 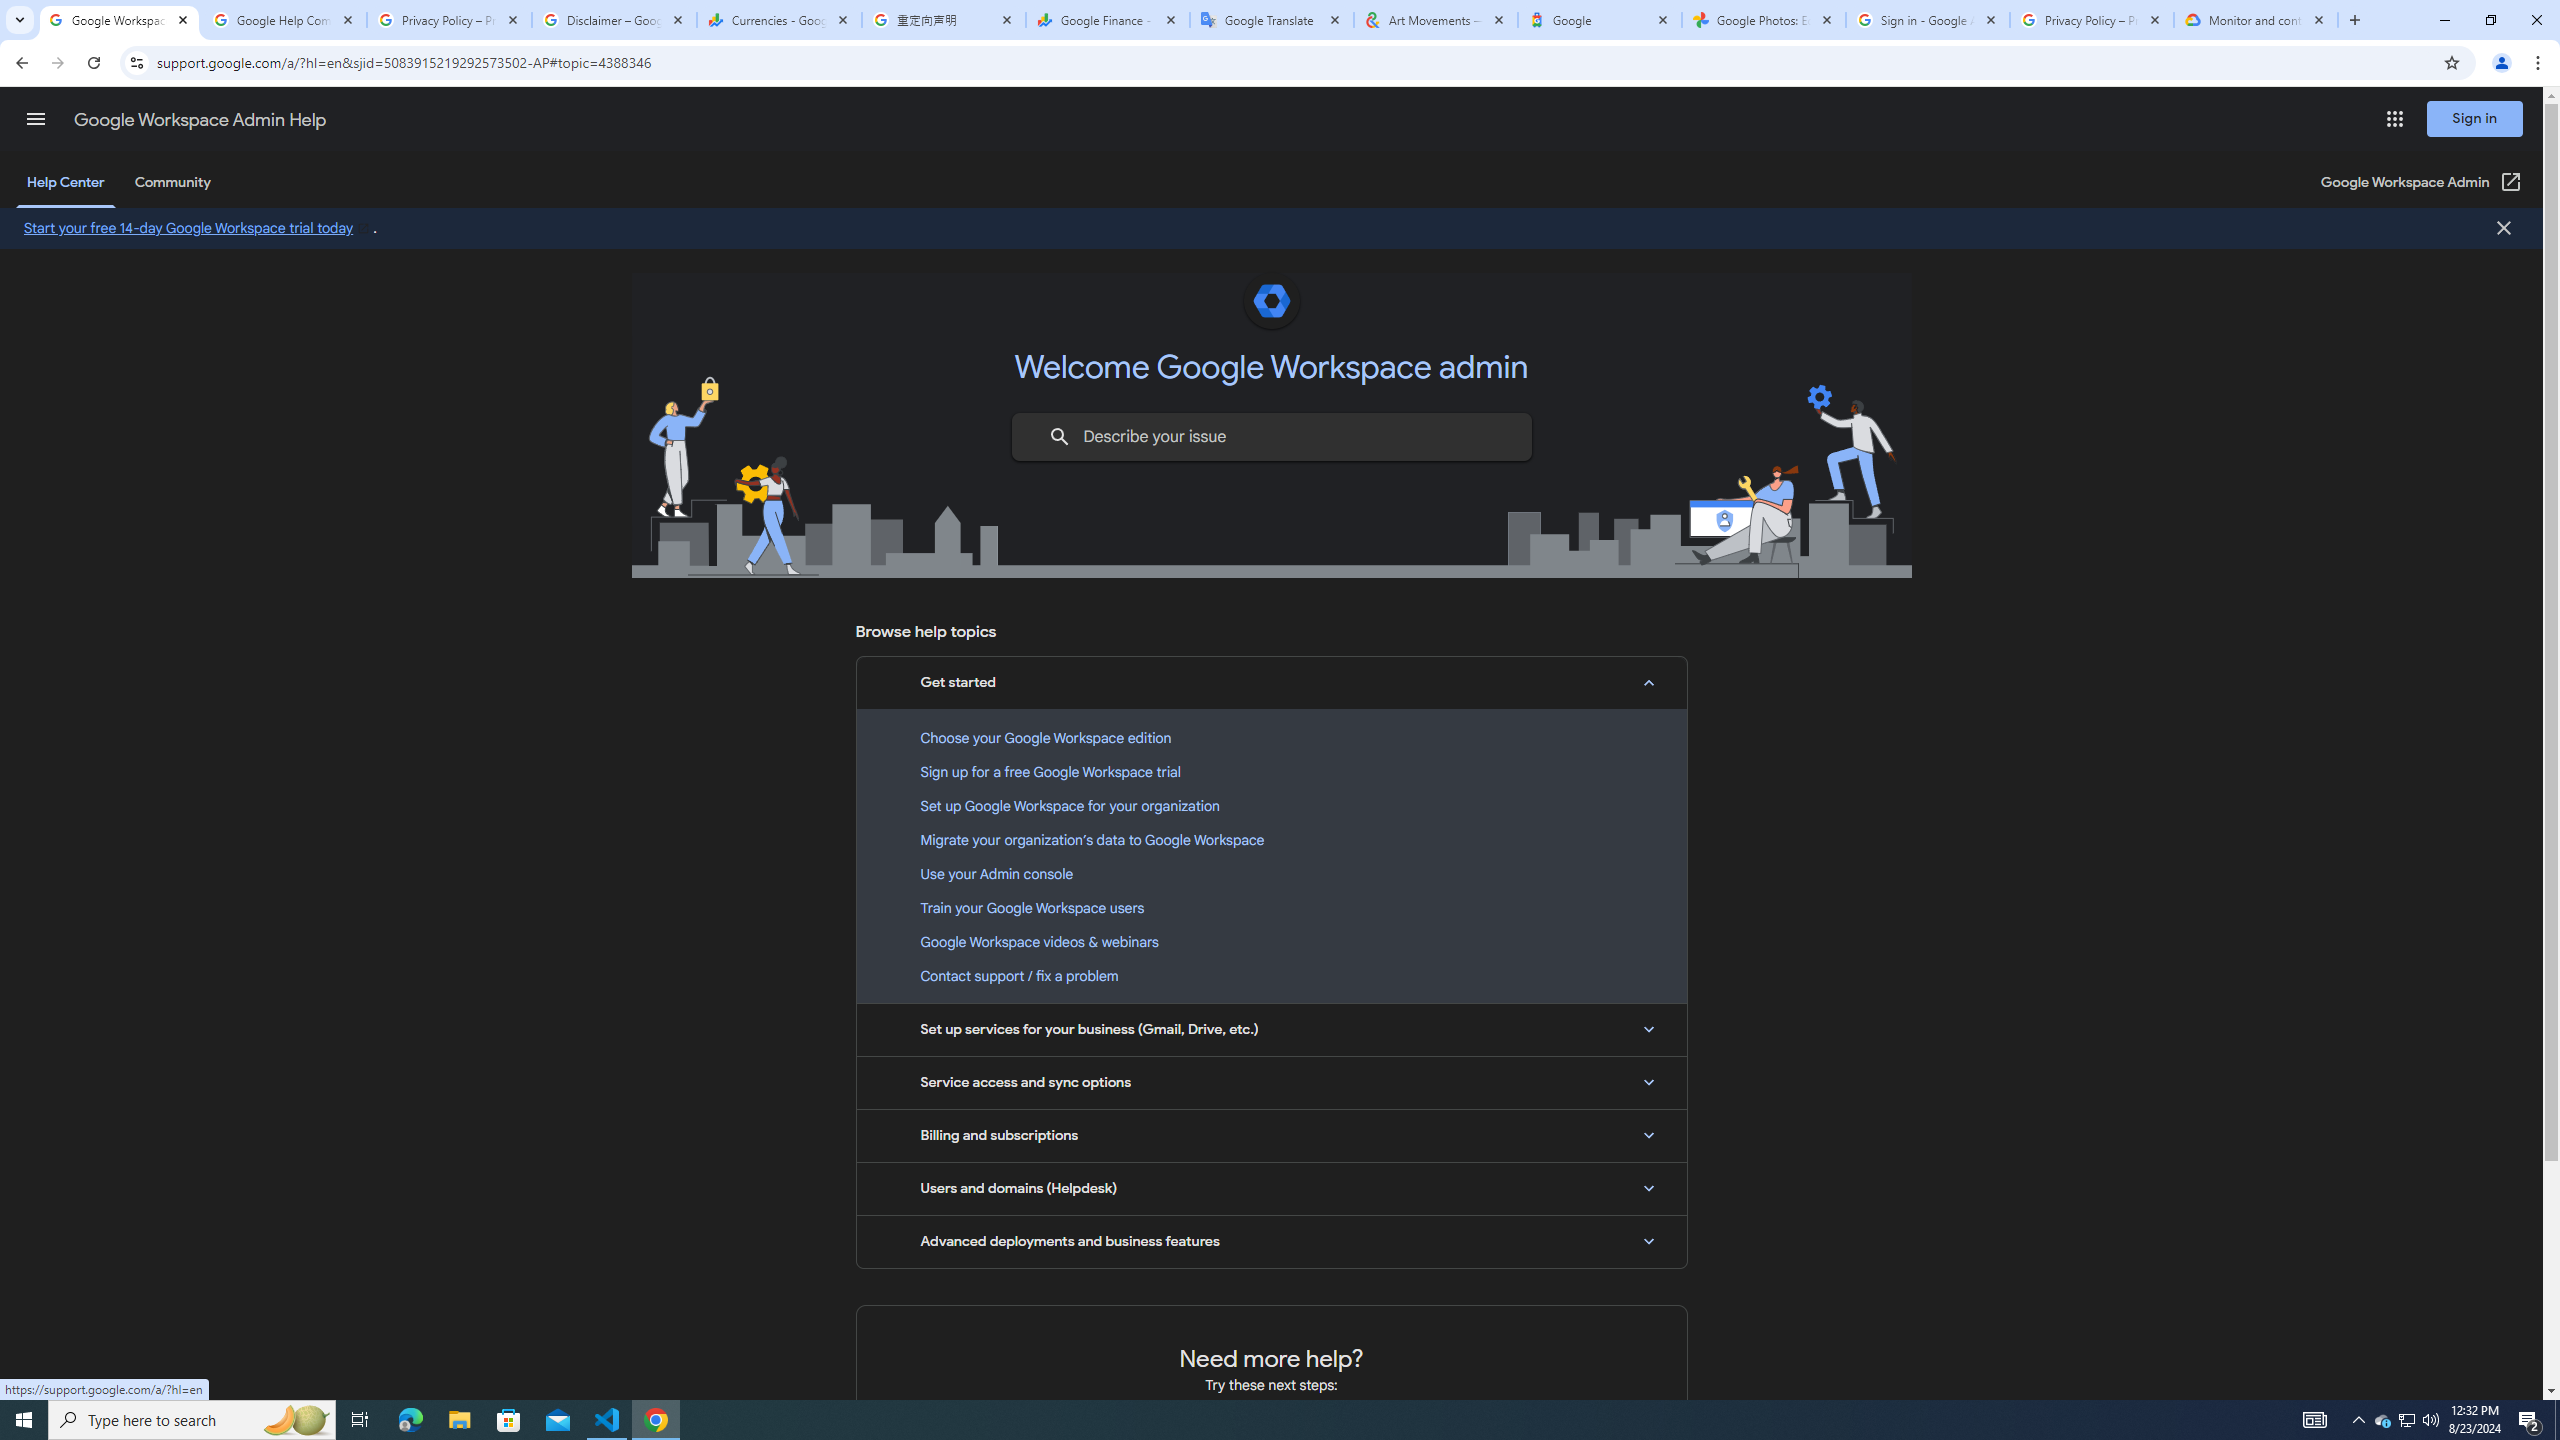 What do you see at coordinates (199, 119) in the screenshot?
I see `'Google Workspace Admin Help'` at bounding box center [199, 119].